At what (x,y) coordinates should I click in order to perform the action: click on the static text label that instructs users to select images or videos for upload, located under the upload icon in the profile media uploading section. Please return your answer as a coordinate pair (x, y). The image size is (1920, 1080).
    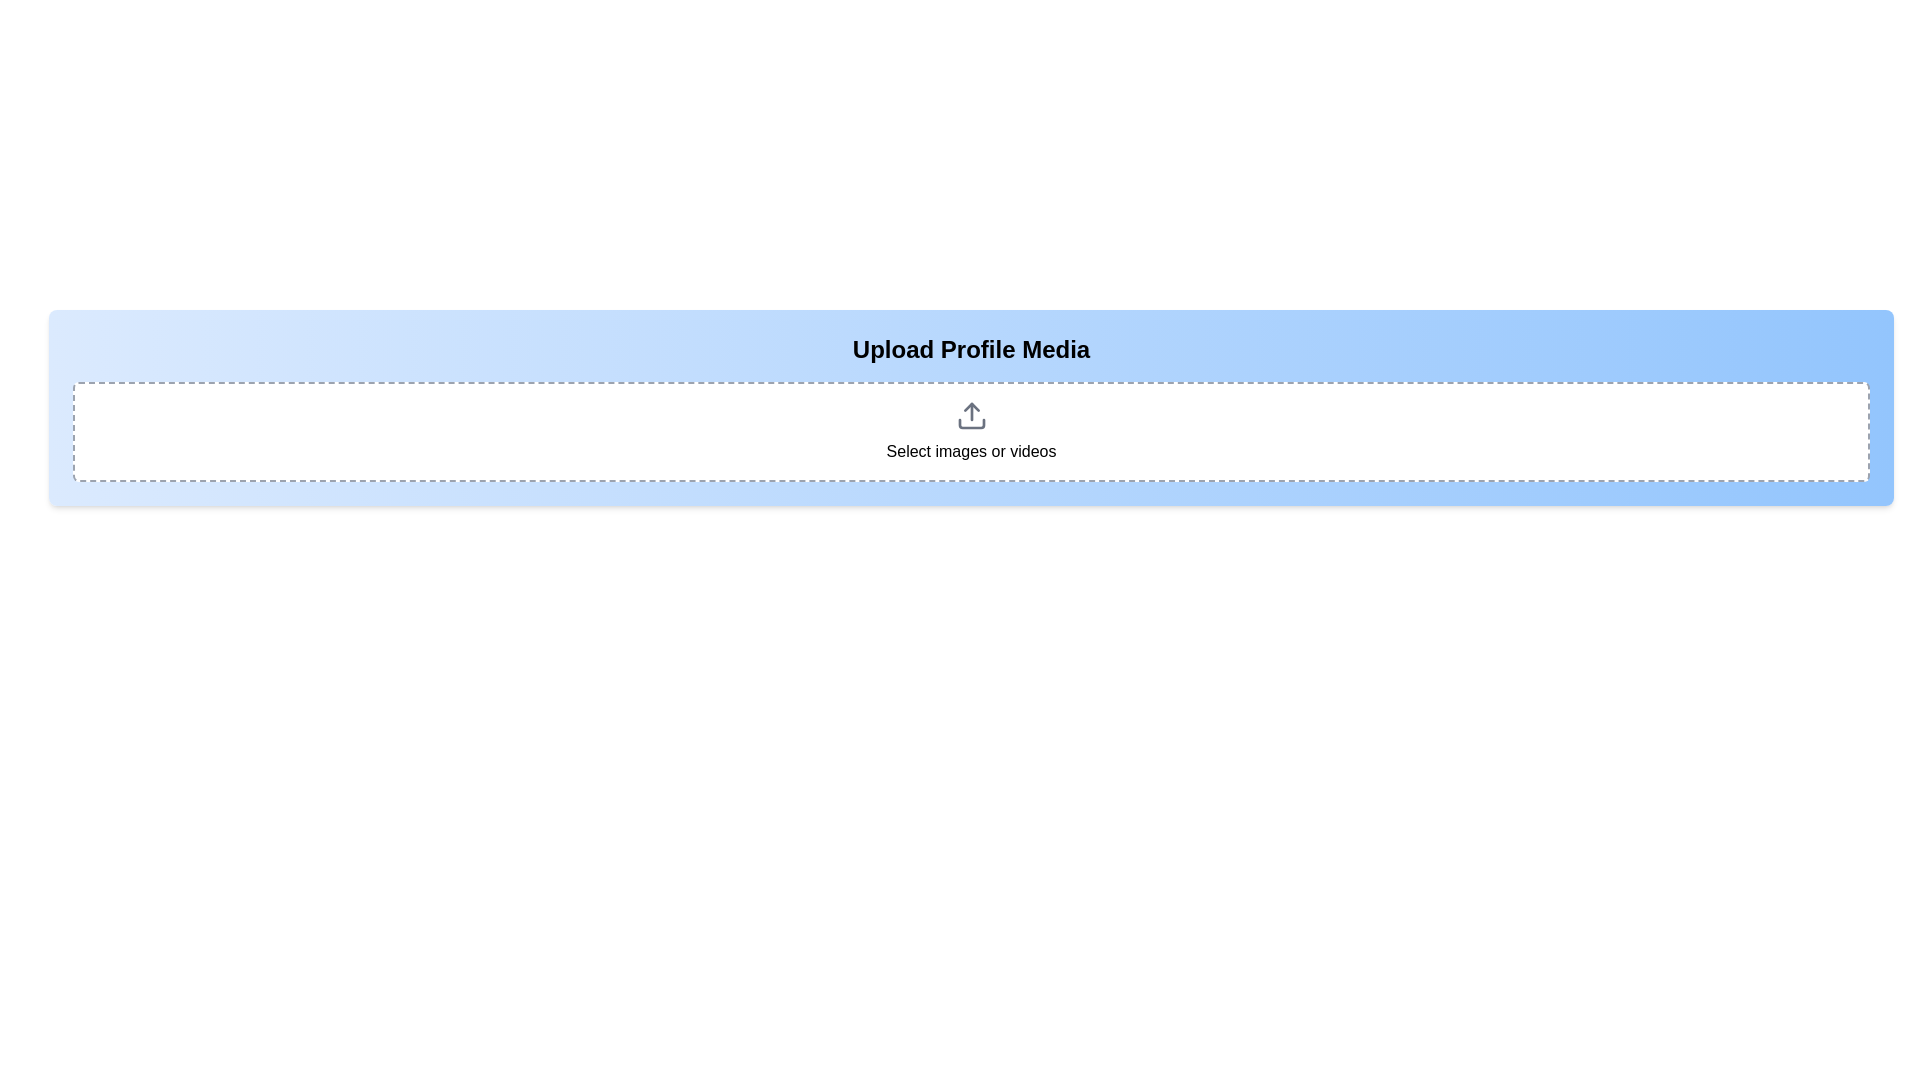
    Looking at the image, I should click on (971, 451).